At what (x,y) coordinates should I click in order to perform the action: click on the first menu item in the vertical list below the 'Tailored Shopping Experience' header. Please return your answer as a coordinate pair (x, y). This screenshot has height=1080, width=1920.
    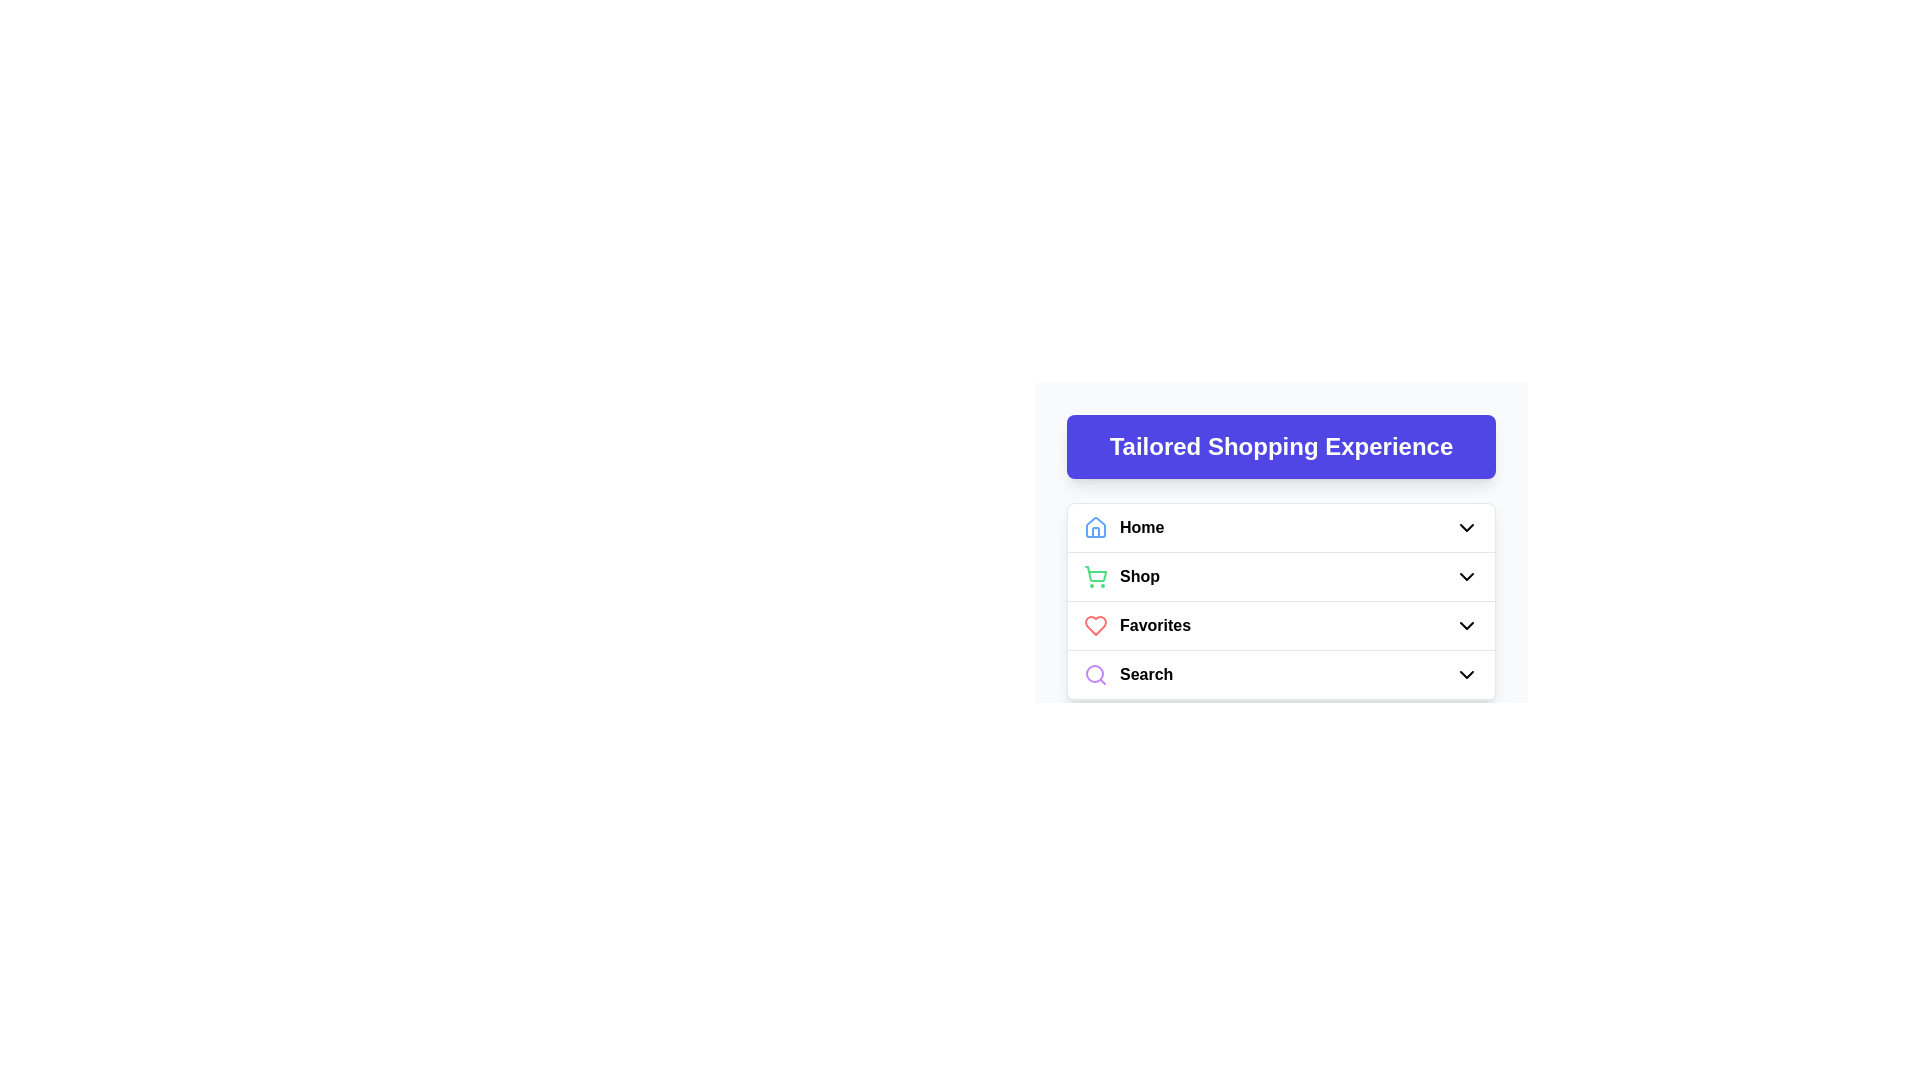
    Looking at the image, I should click on (1124, 527).